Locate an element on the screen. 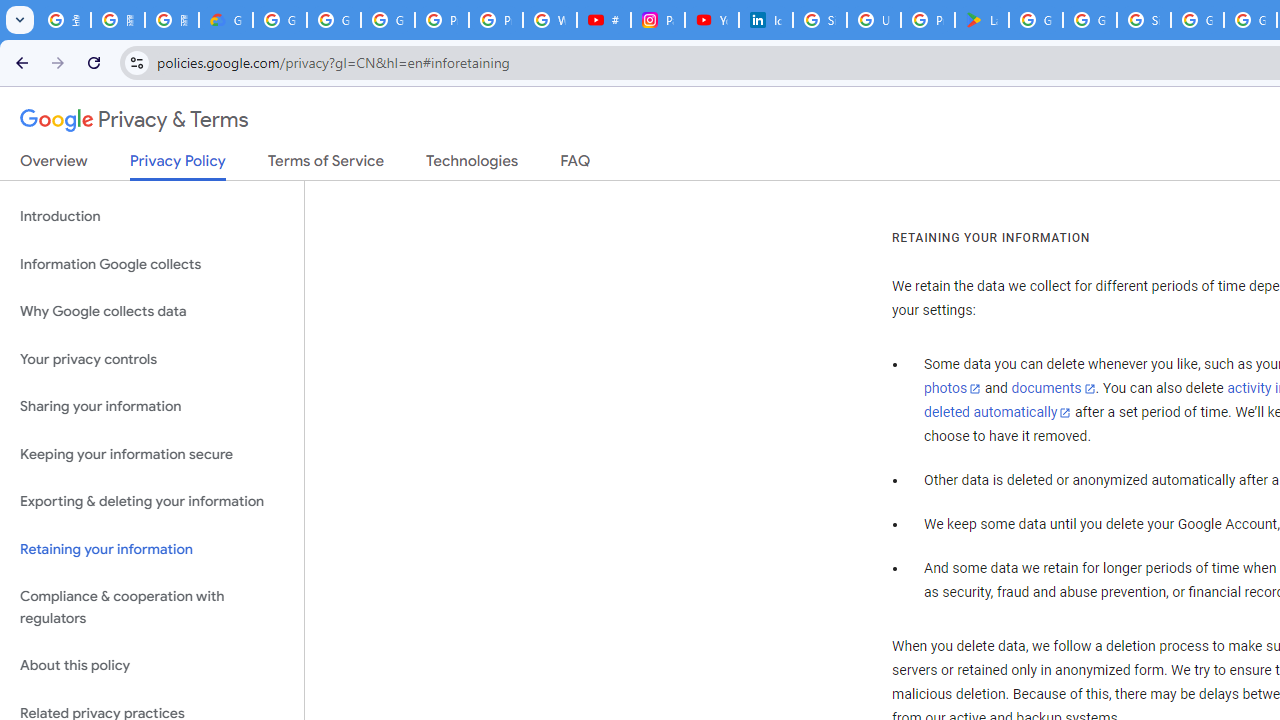 Image resolution: width=1280 pixels, height=720 pixels. 'Why Google collects data' is located at coordinates (151, 312).